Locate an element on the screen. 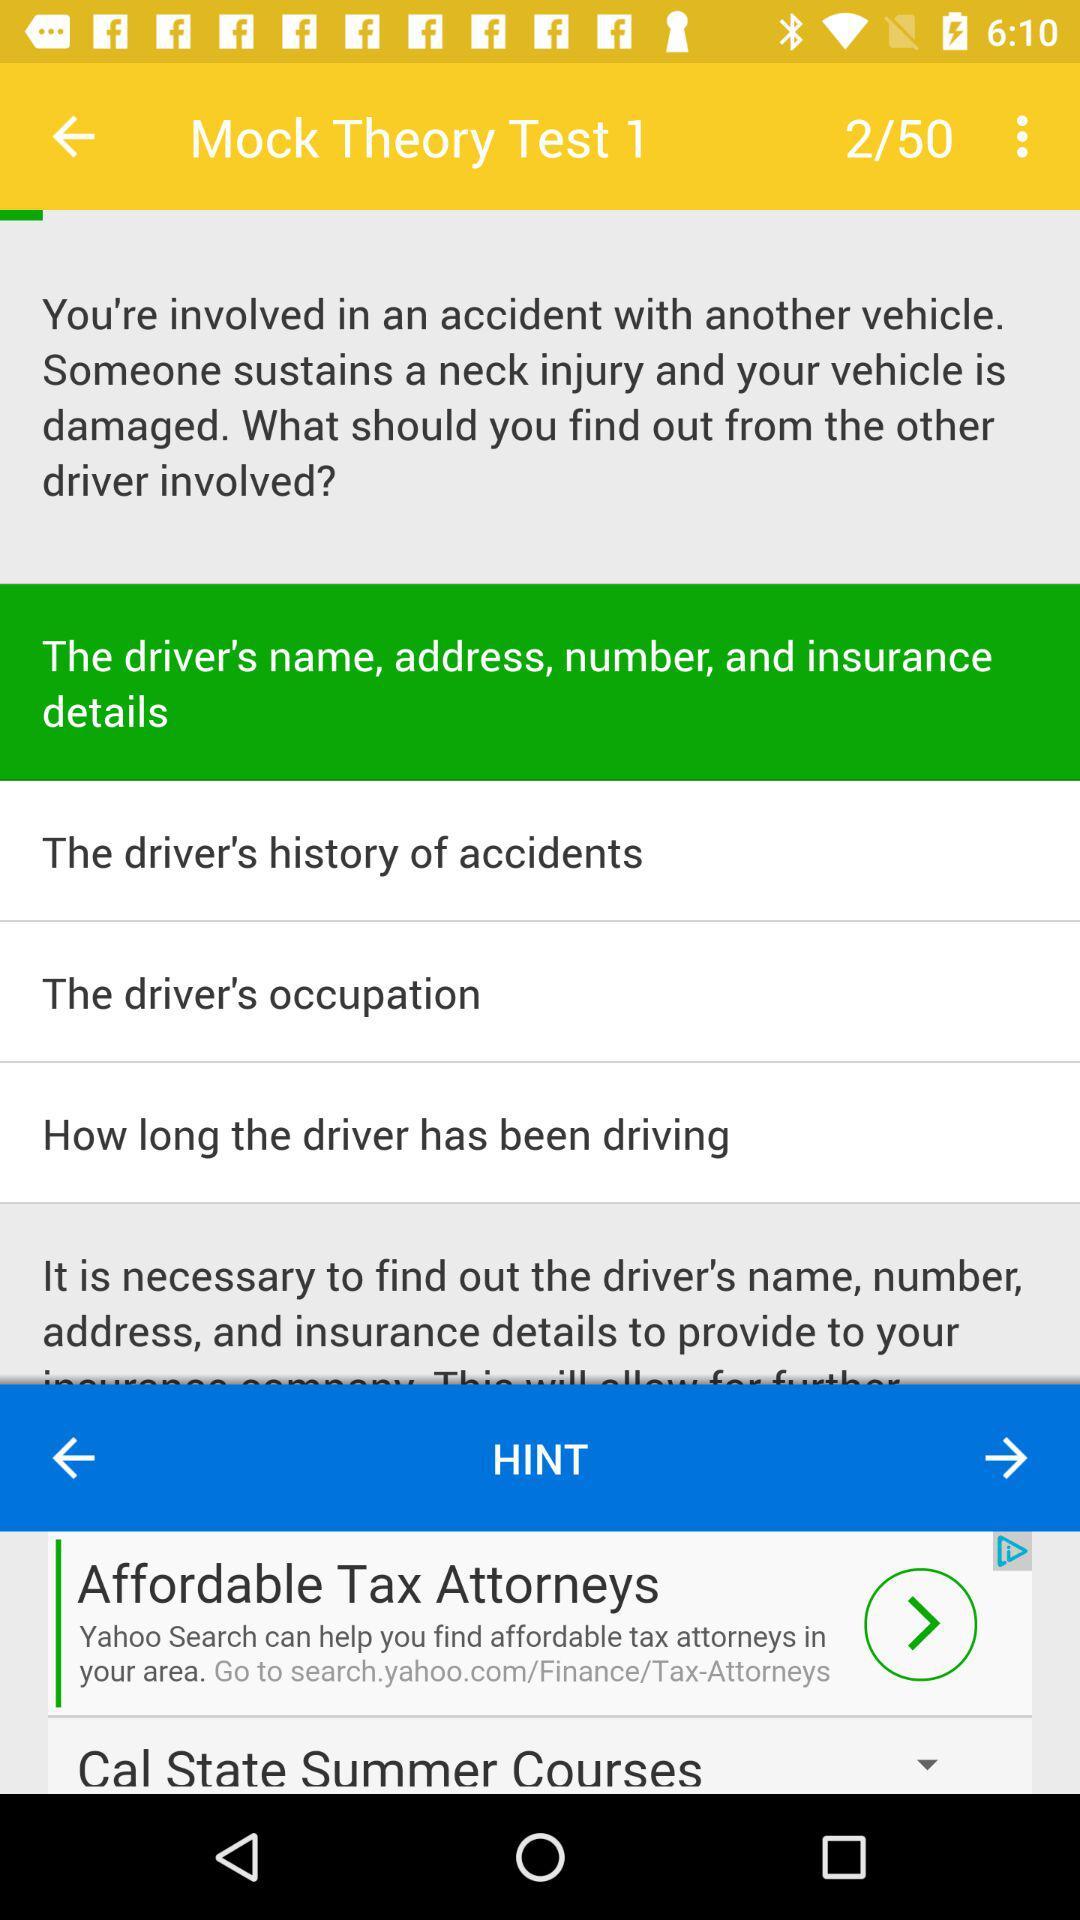  the menu button at the top right corner of the page is located at coordinates (1027, 136).